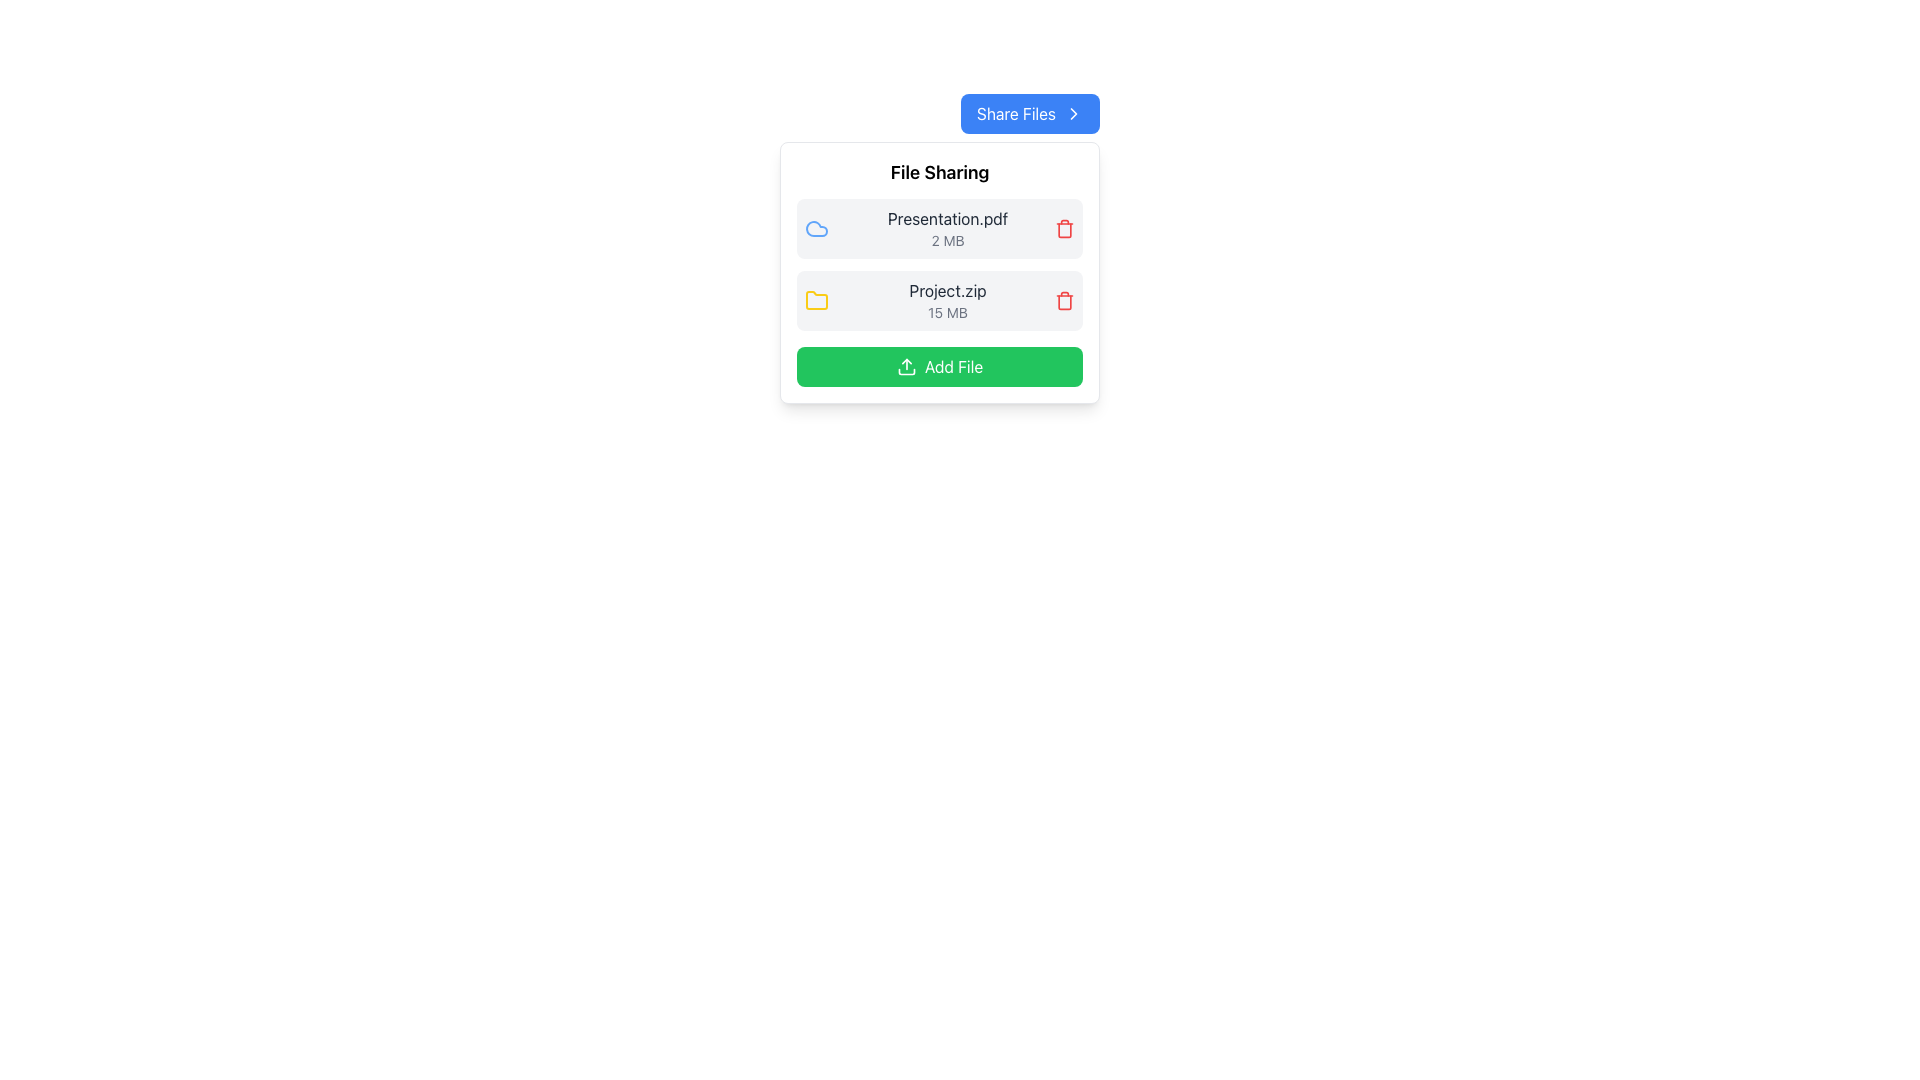 The image size is (1920, 1080). Describe the element at coordinates (947, 219) in the screenshot. I see `text content of the text label displaying the filename 'Presentation.pdf' located in the uppermost file entry of the file-sharing interface` at that location.